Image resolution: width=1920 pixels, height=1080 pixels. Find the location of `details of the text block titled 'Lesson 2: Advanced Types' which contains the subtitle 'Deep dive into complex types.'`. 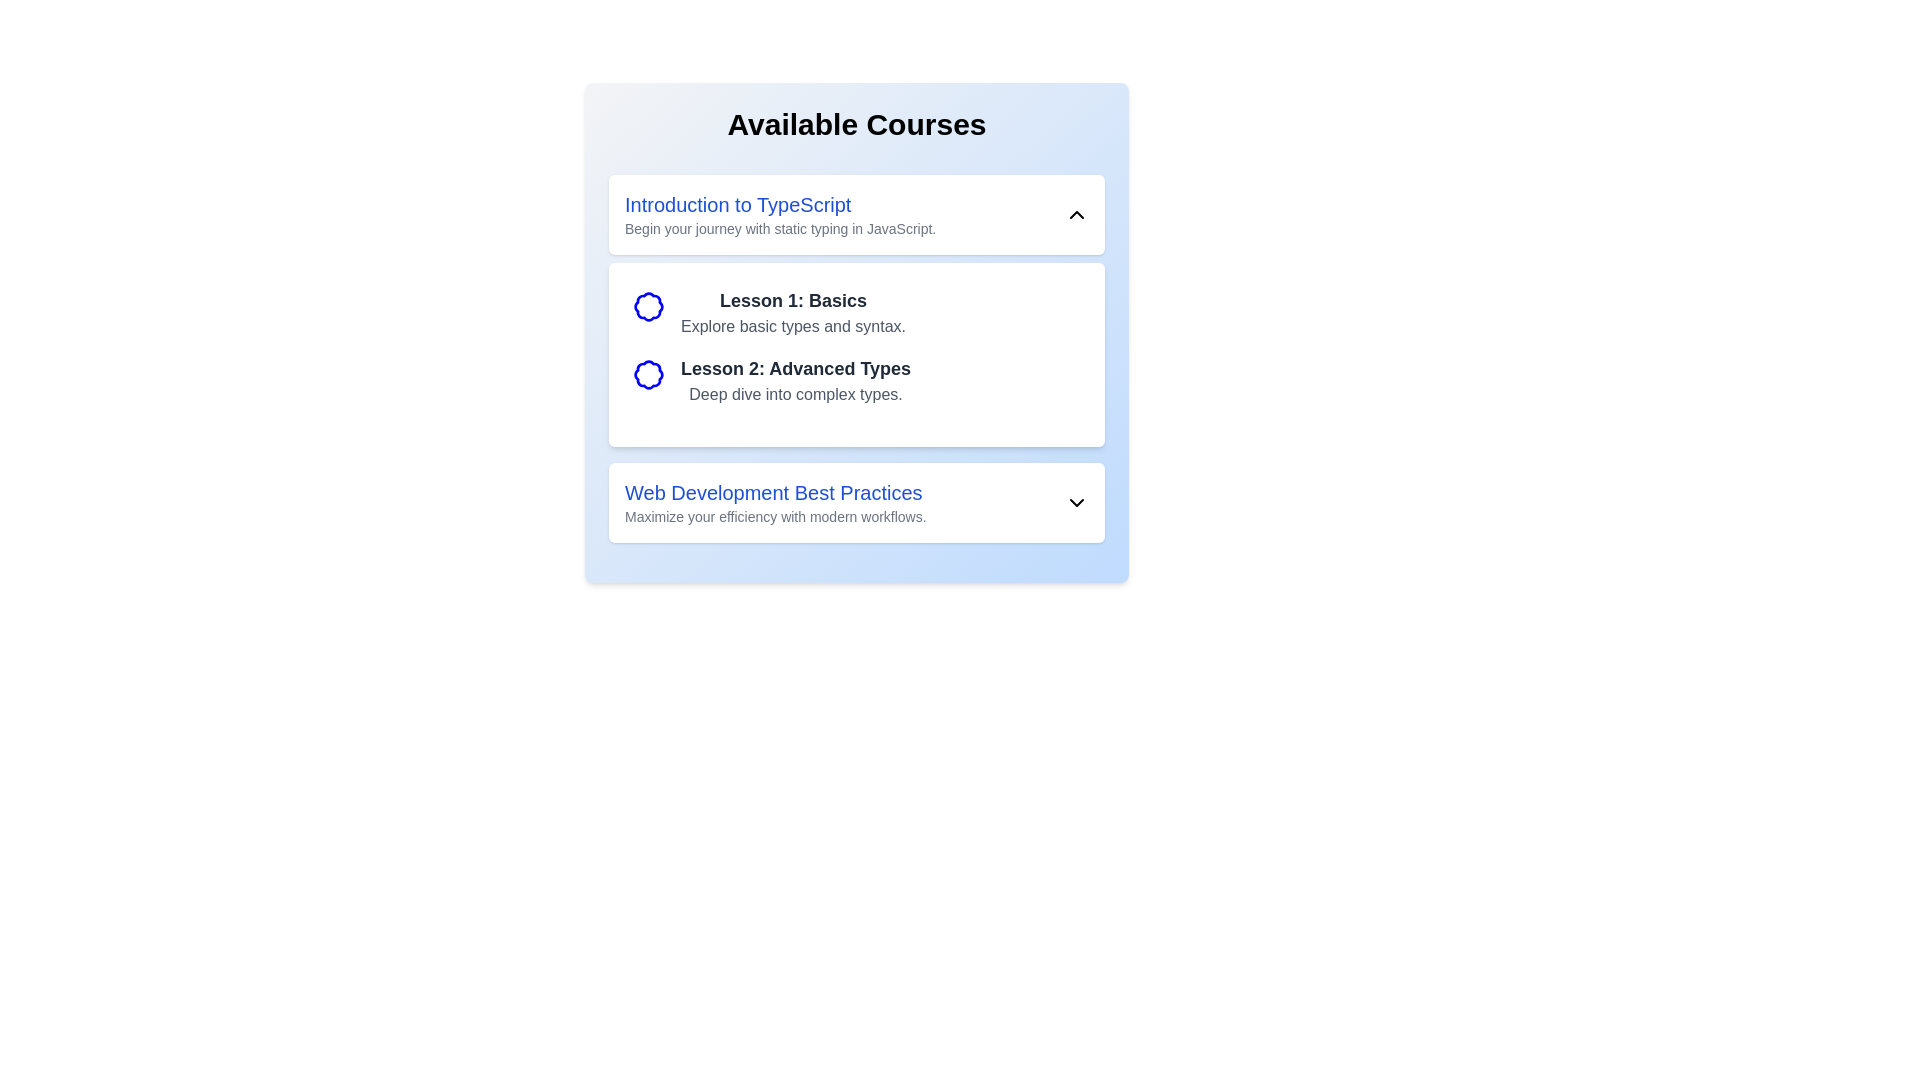

details of the text block titled 'Lesson 2: Advanced Types' which contains the subtitle 'Deep dive into complex types.' is located at coordinates (795, 381).